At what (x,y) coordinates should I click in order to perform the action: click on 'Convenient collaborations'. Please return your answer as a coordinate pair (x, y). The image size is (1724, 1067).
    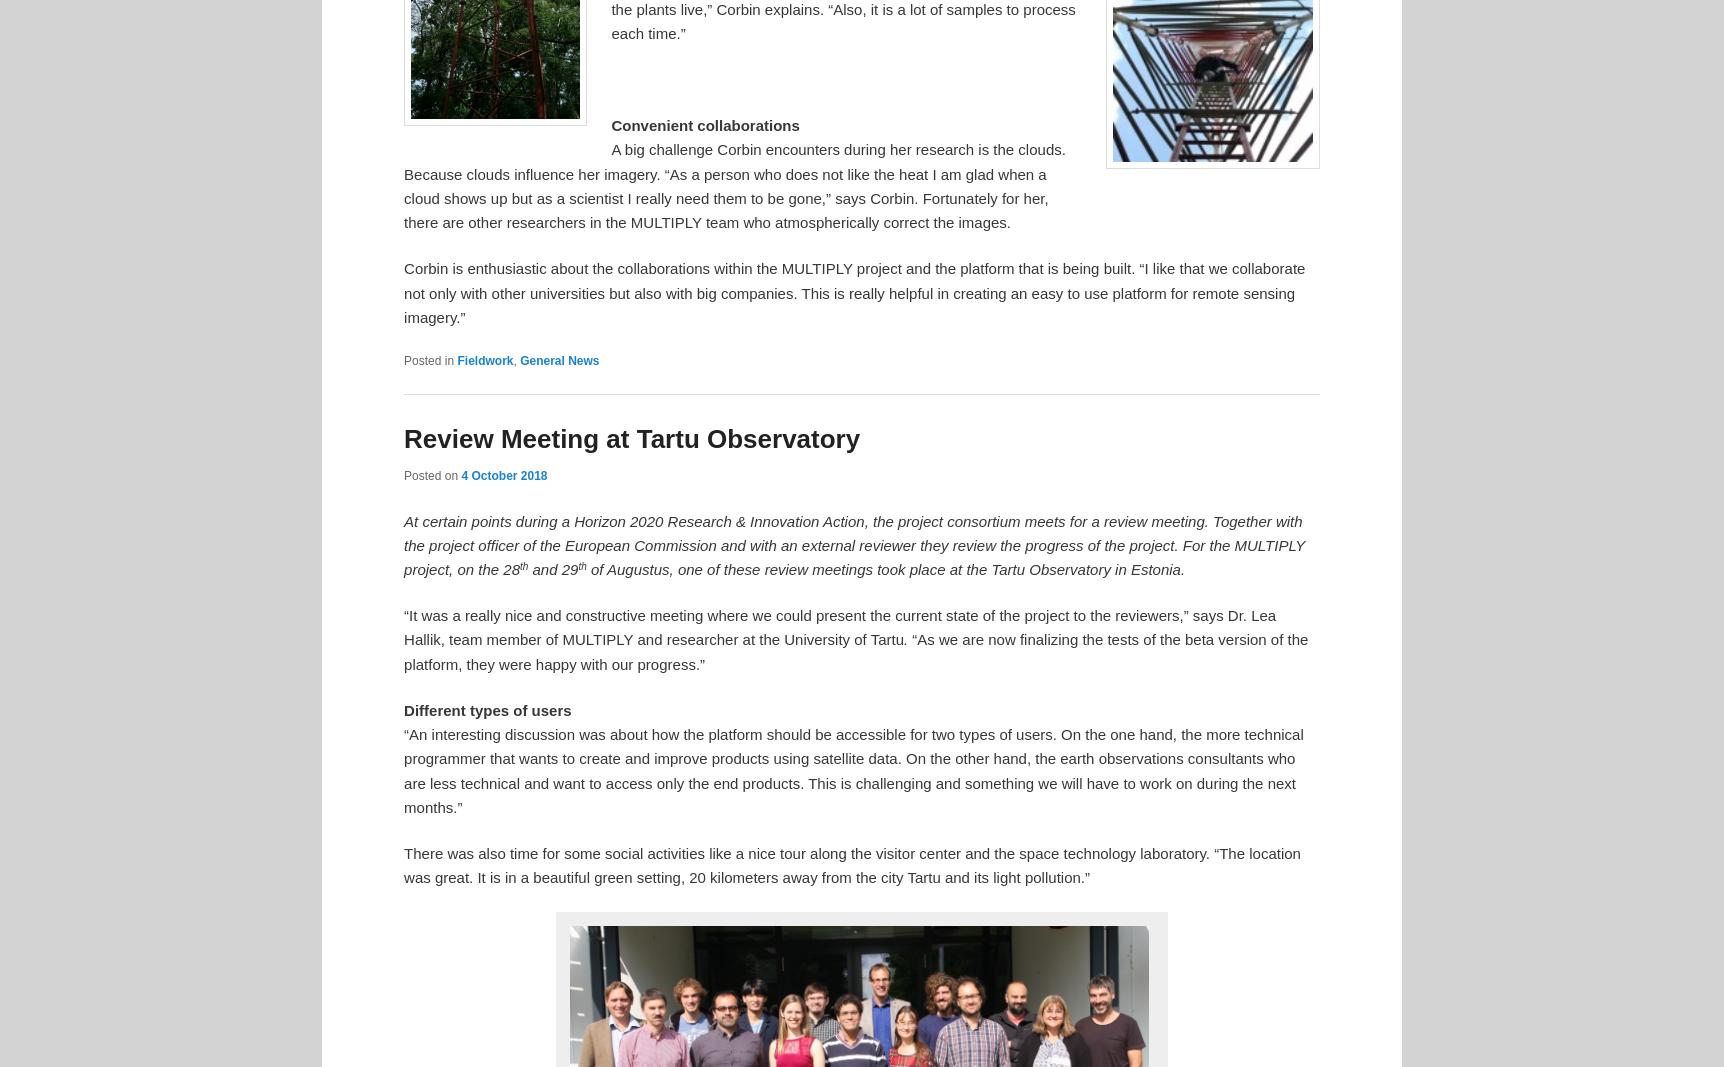
    Looking at the image, I should click on (703, 123).